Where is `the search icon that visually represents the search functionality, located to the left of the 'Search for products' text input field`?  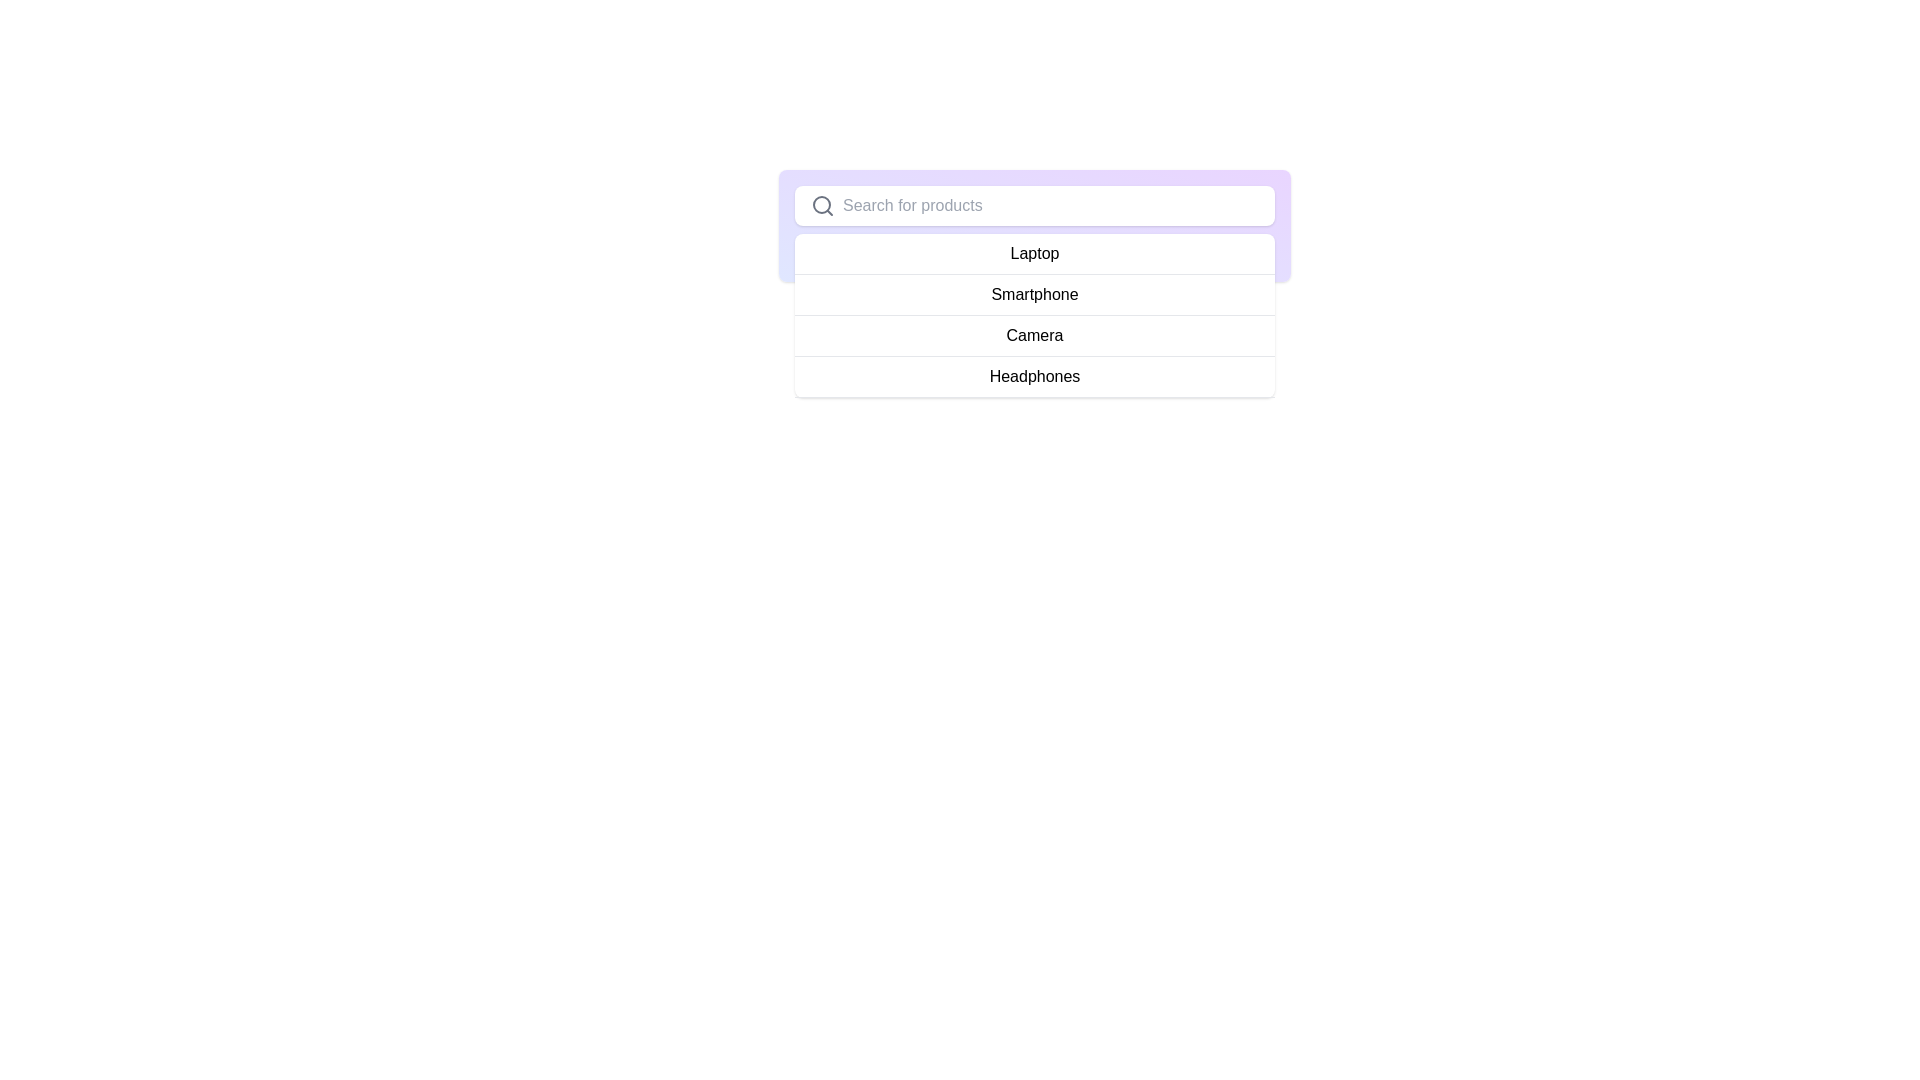 the search icon that visually represents the search functionality, located to the left of the 'Search for products' text input field is located at coordinates (822, 205).